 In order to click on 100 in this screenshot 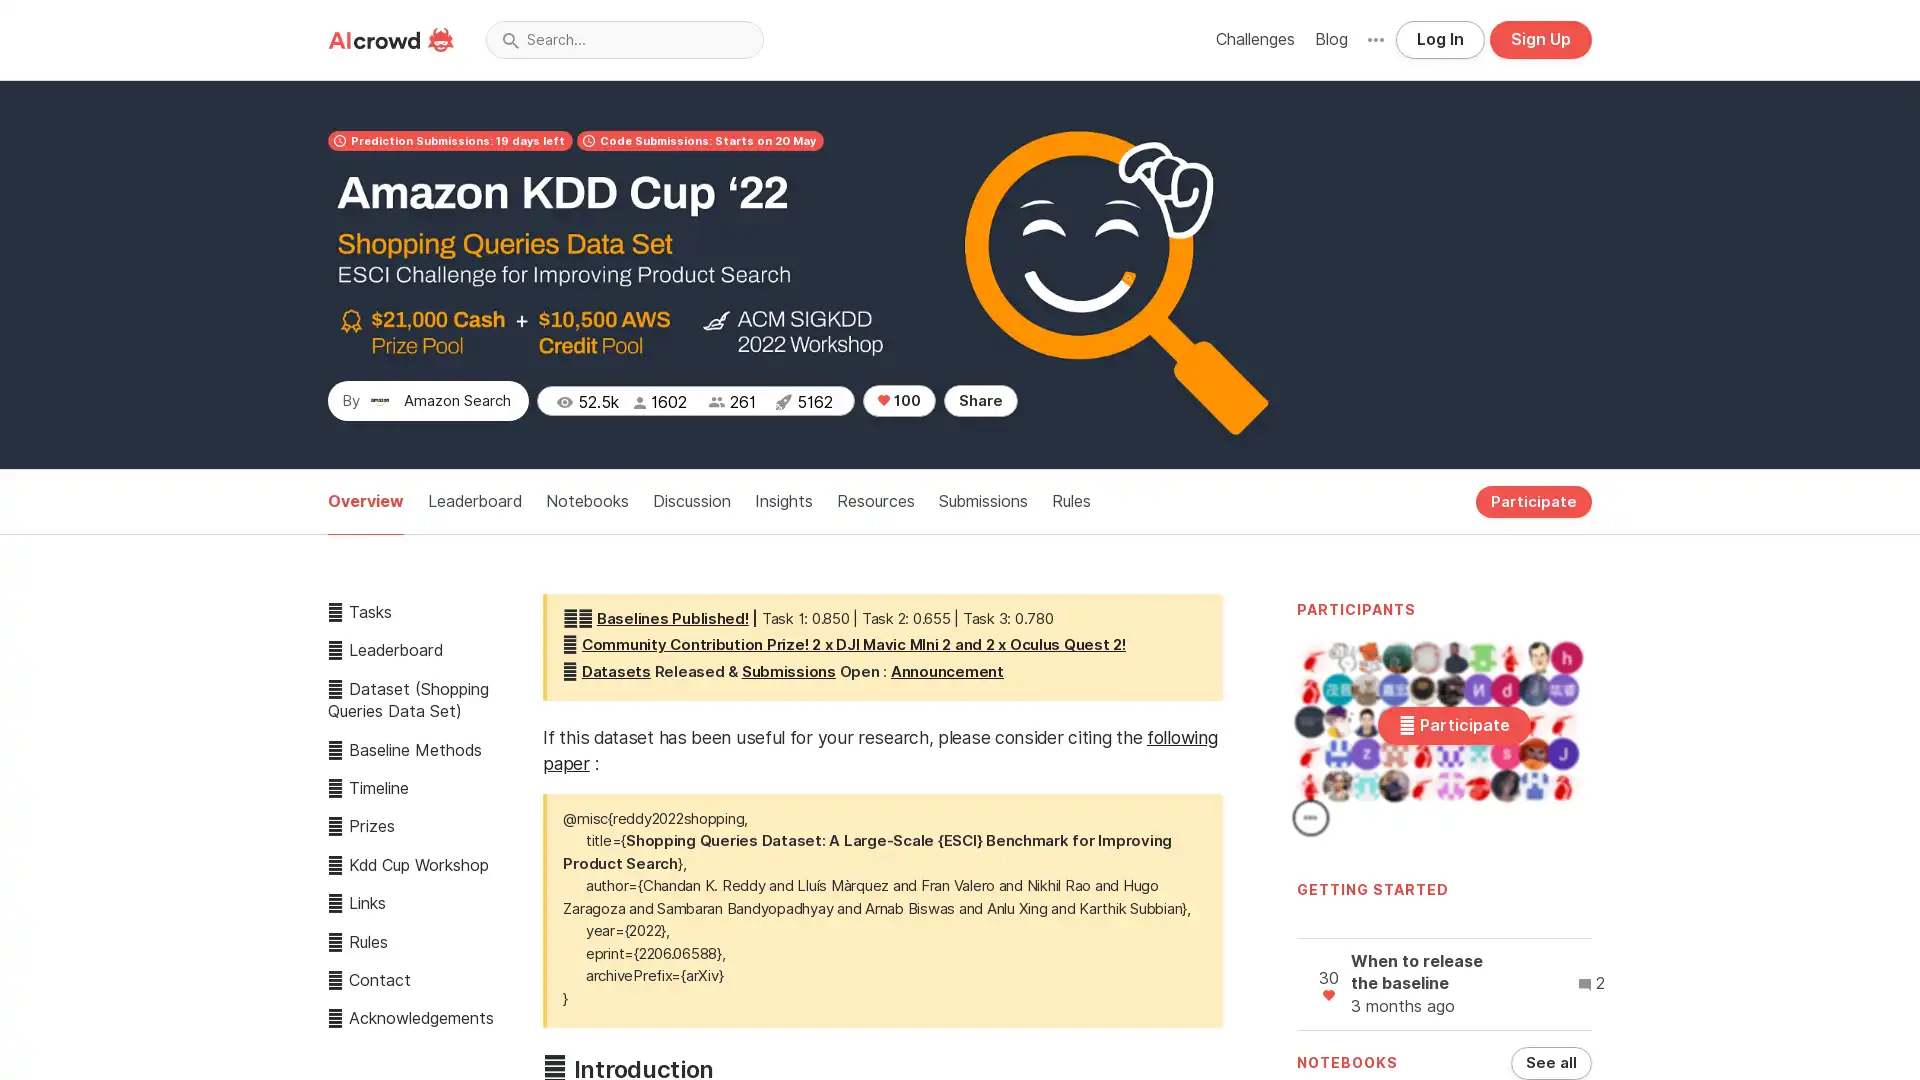, I will do `click(898, 400)`.